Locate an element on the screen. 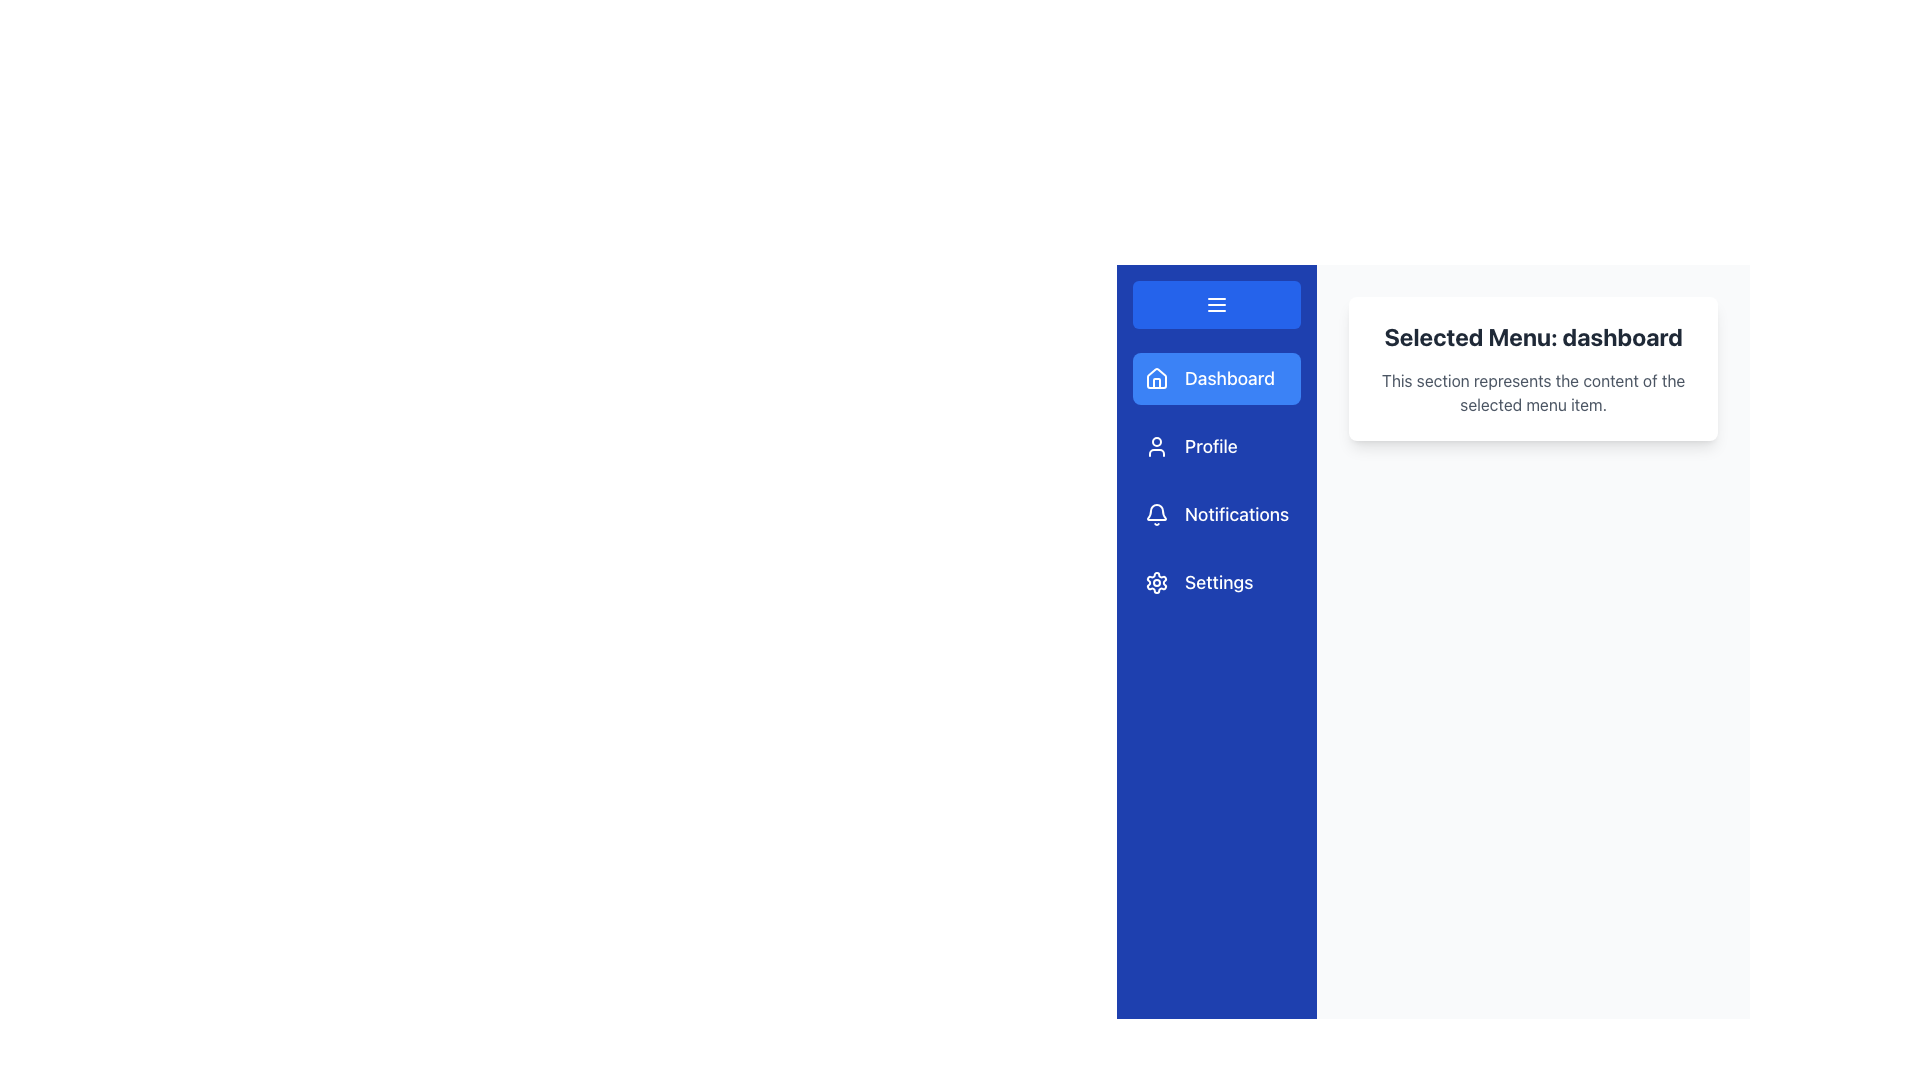 Image resolution: width=1920 pixels, height=1080 pixels. the 'Dashboard' menu icon located in the vertical navigation menu is located at coordinates (1156, 378).